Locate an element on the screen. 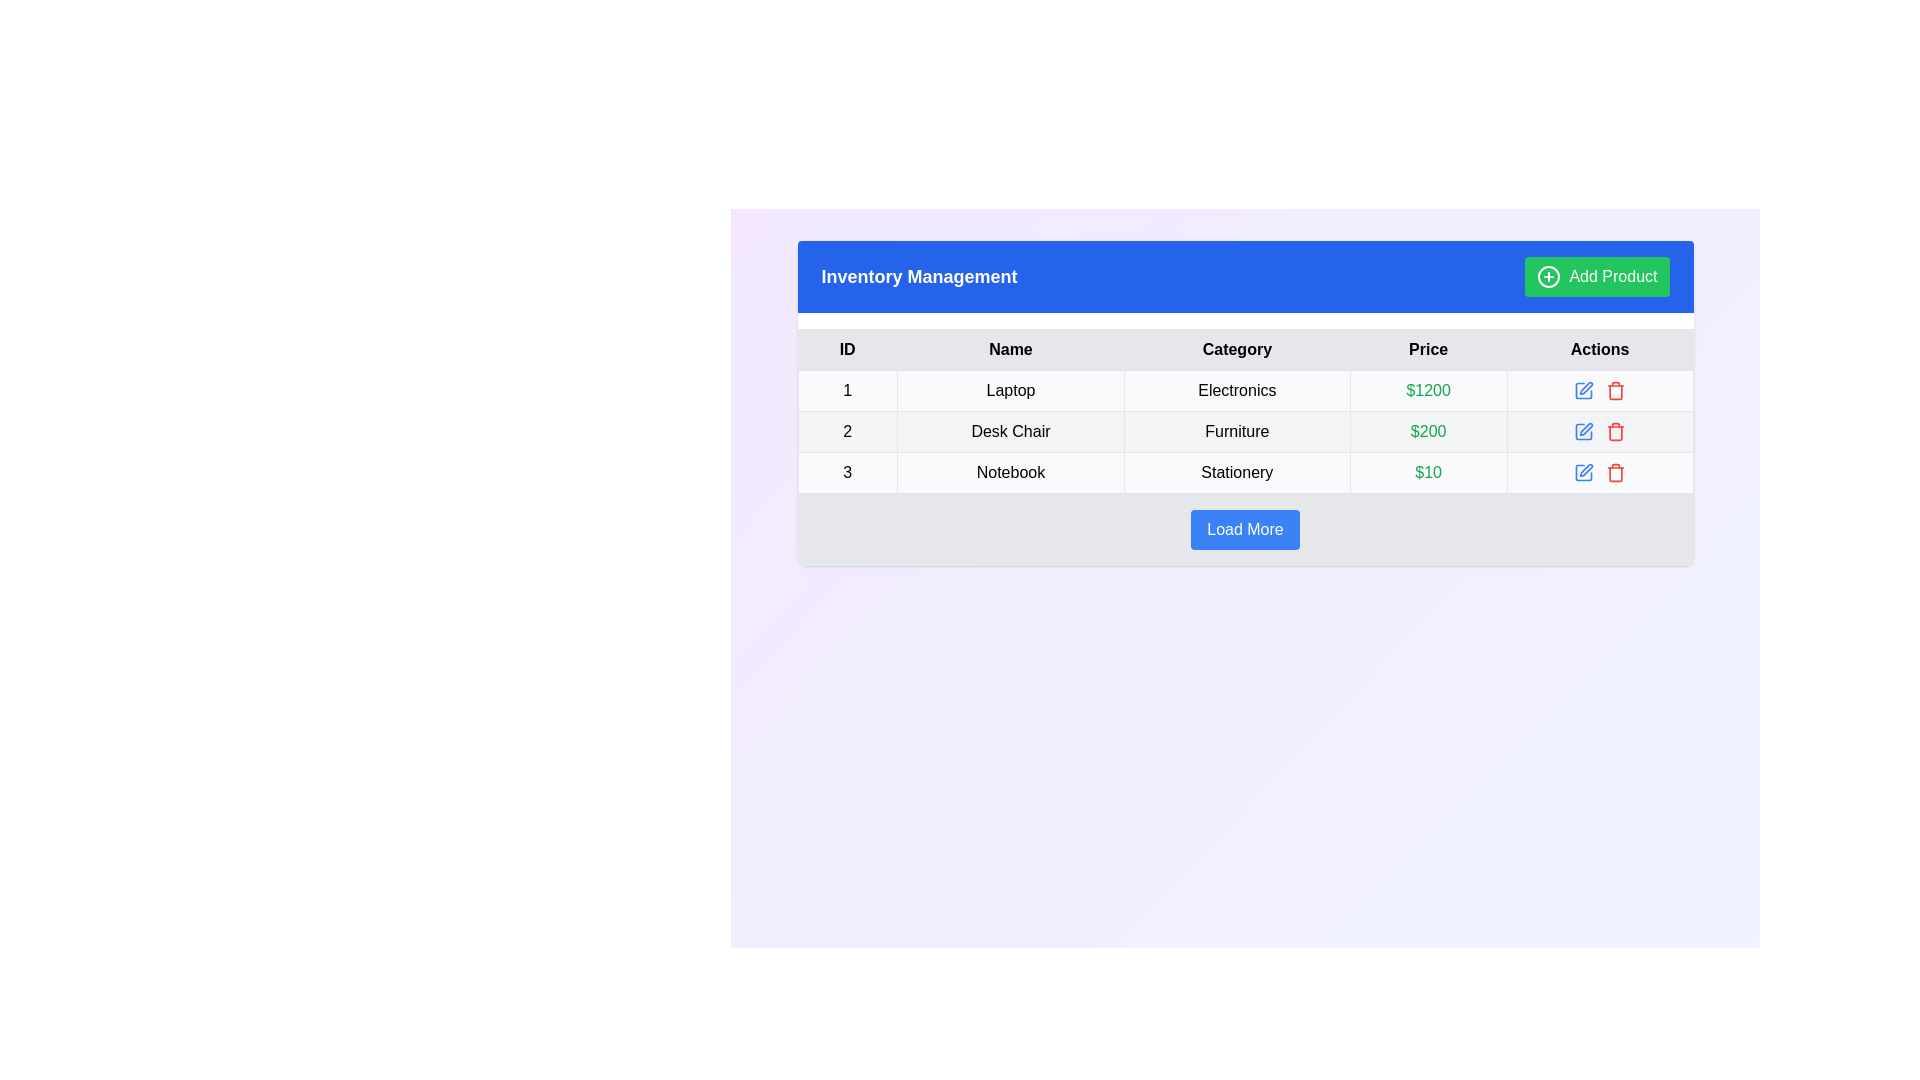 The width and height of the screenshot is (1920, 1080). the icon representing the action of adding or creating an item, which is located within the green 'Add Product' button in the top-right corner of the interface is located at coordinates (1548, 277).